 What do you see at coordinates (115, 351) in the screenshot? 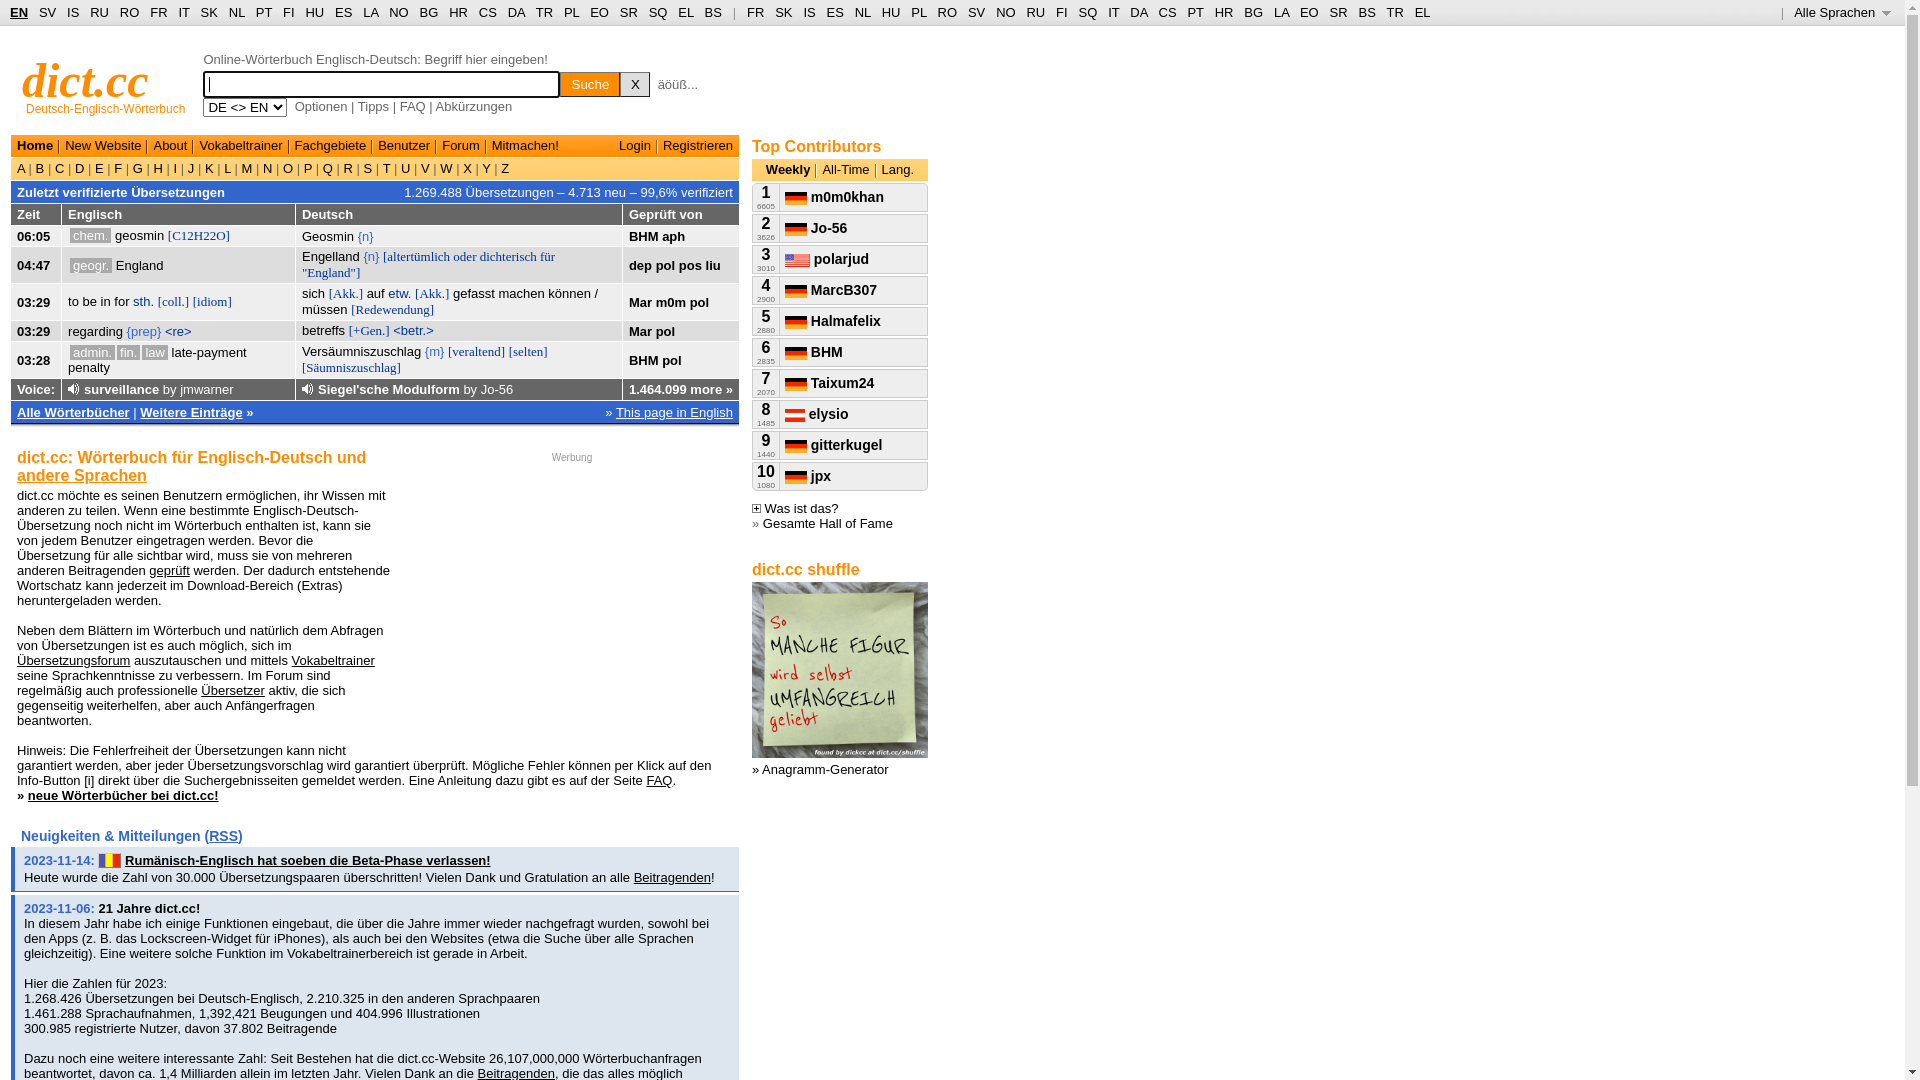
I see `'fin.'` at bounding box center [115, 351].